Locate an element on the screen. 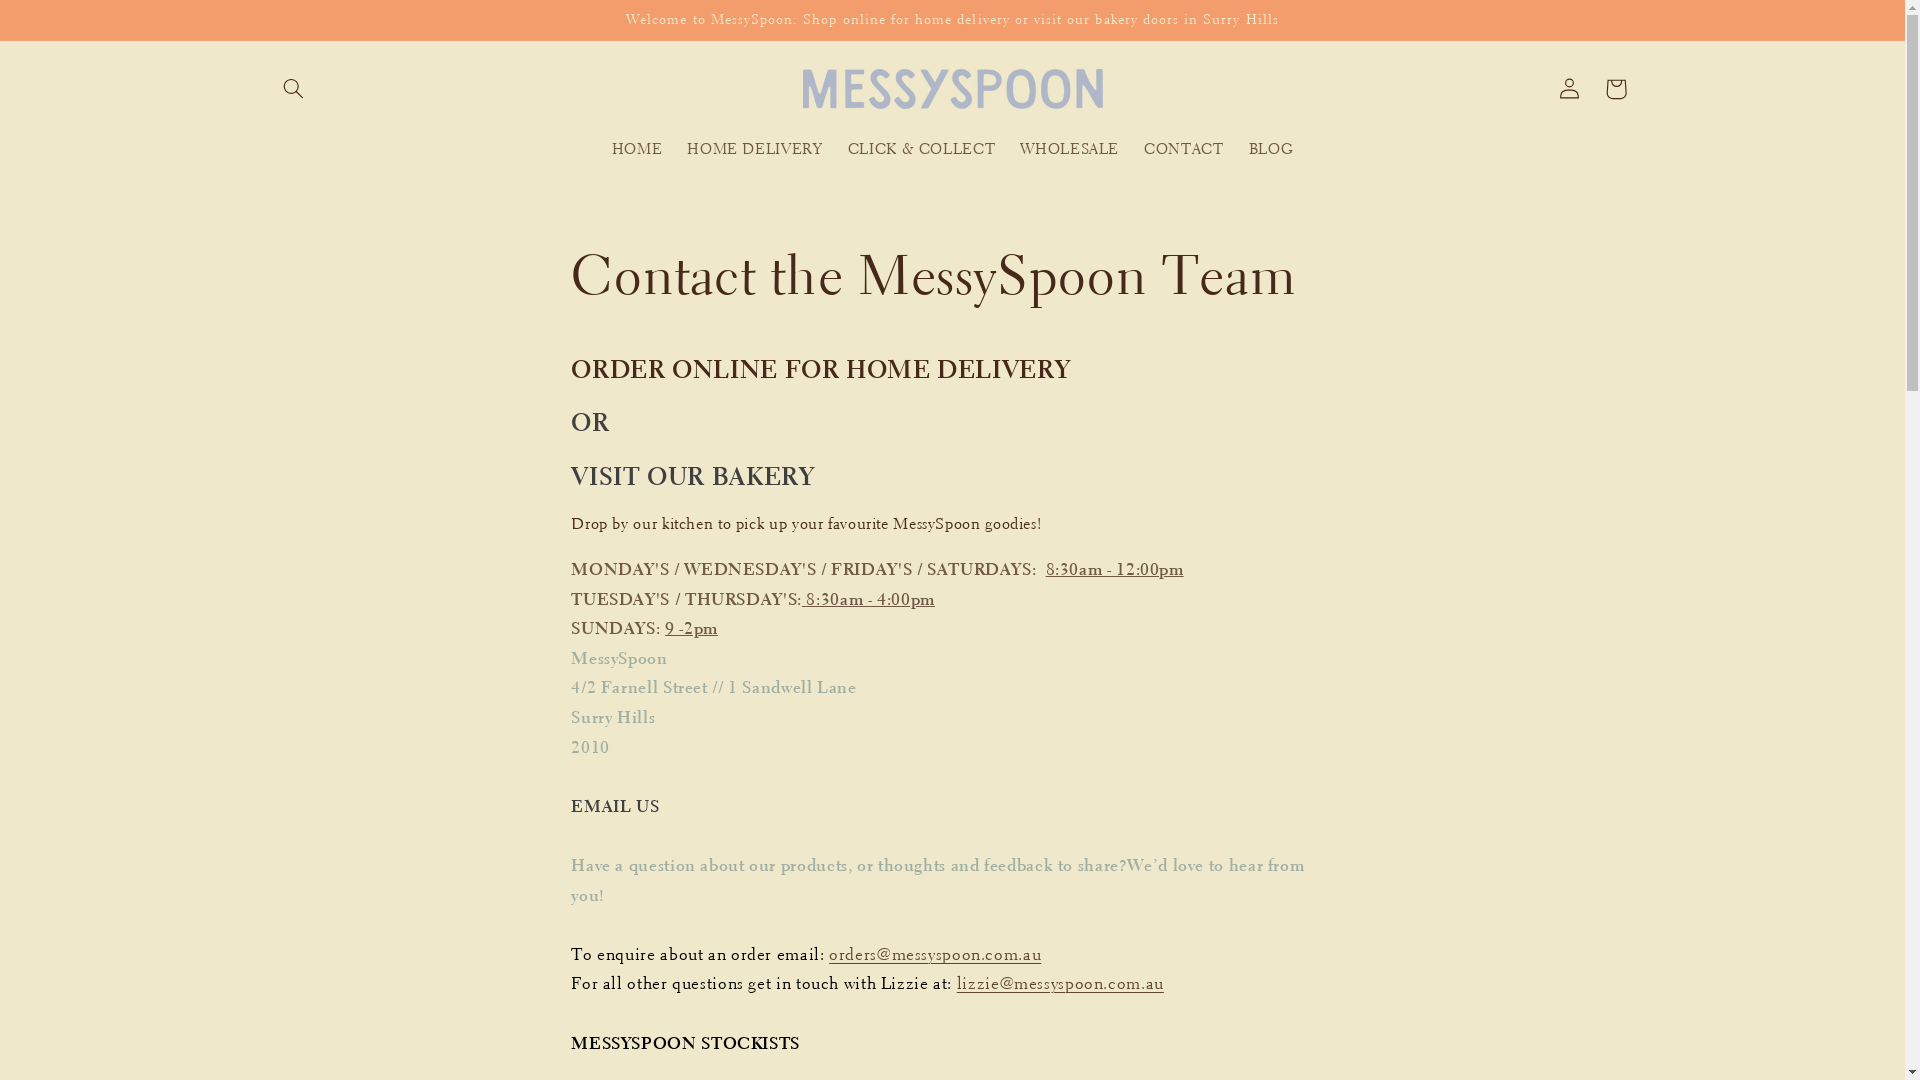  'Cart' is located at coordinates (1616, 87).